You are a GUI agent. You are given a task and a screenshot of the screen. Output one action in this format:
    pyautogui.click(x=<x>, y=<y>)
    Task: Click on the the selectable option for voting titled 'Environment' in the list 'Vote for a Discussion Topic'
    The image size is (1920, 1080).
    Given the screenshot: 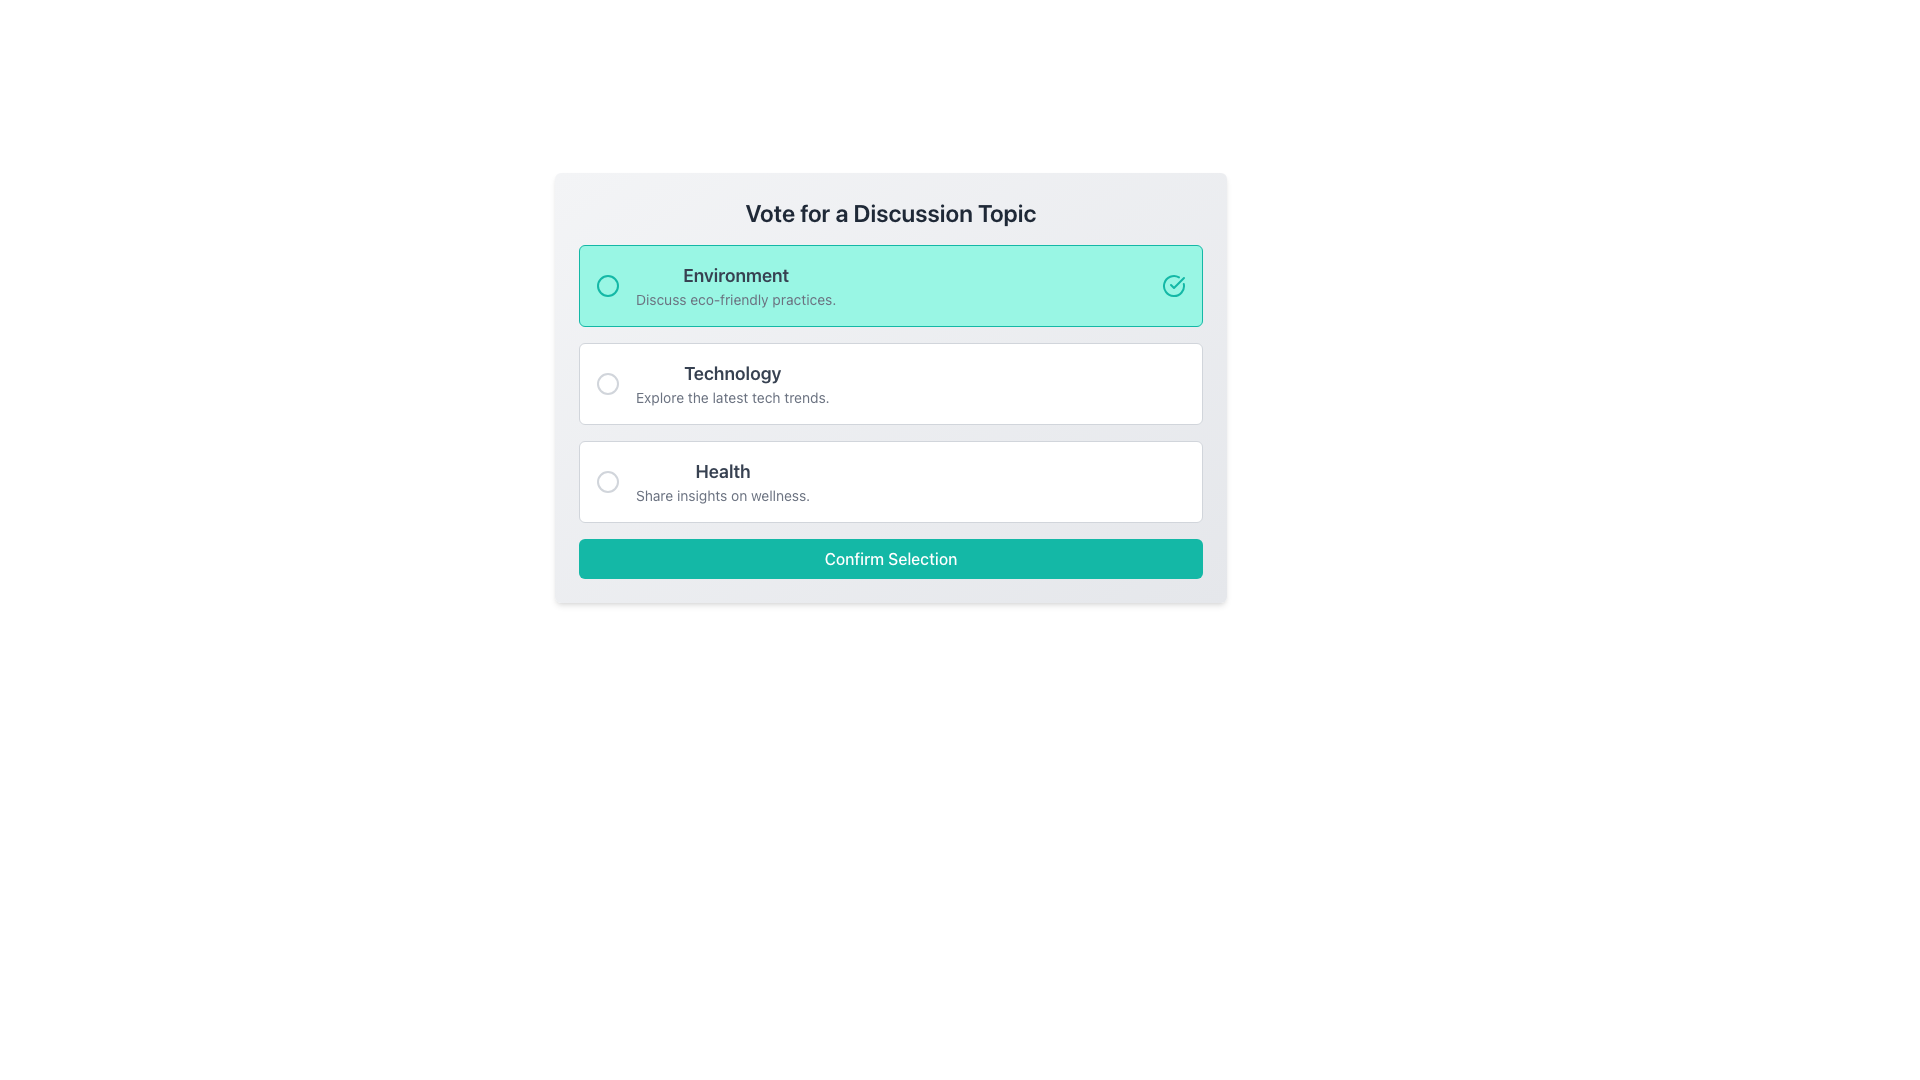 What is the action you would take?
    pyautogui.click(x=716, y=285)
    